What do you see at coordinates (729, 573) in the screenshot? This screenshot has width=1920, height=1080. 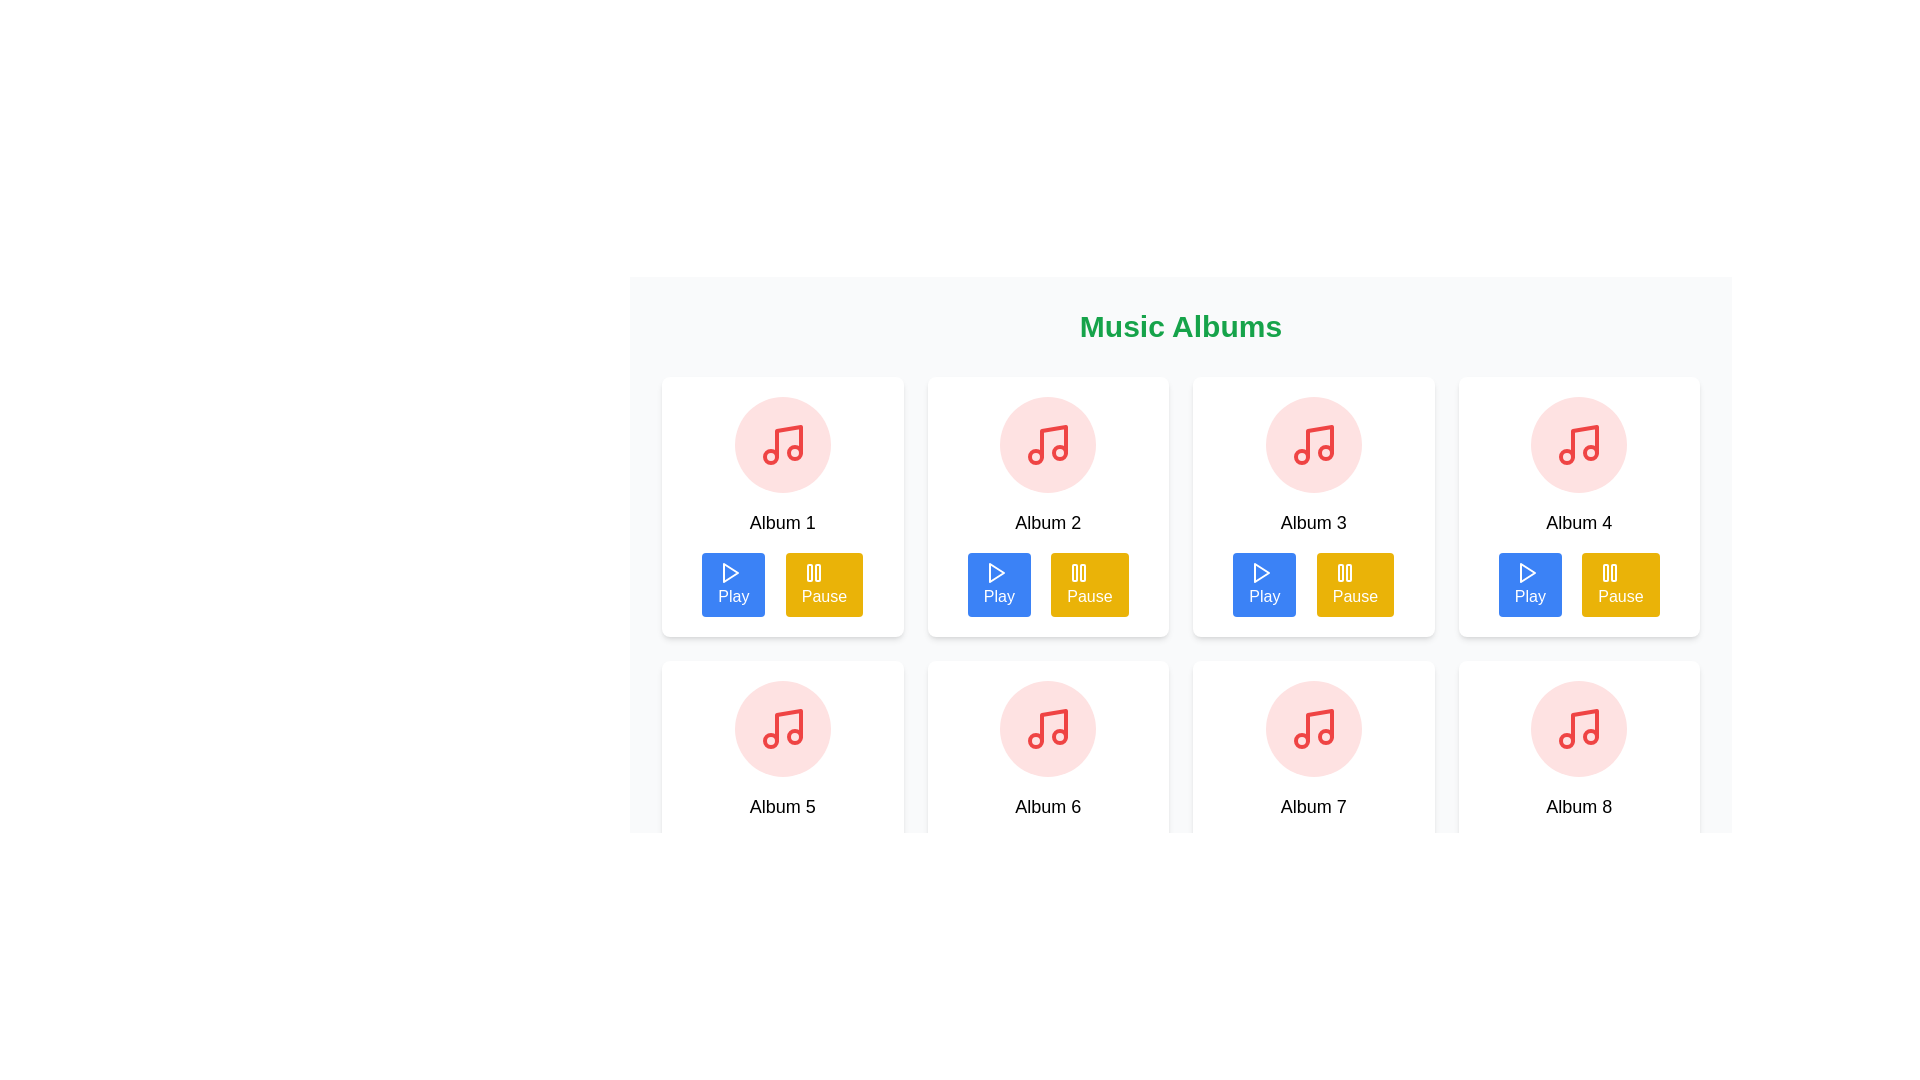 I see `the play icon located inside the blue button labeled 'Play' beneath the 'Album 1' section` at bounding box center [729, 573].